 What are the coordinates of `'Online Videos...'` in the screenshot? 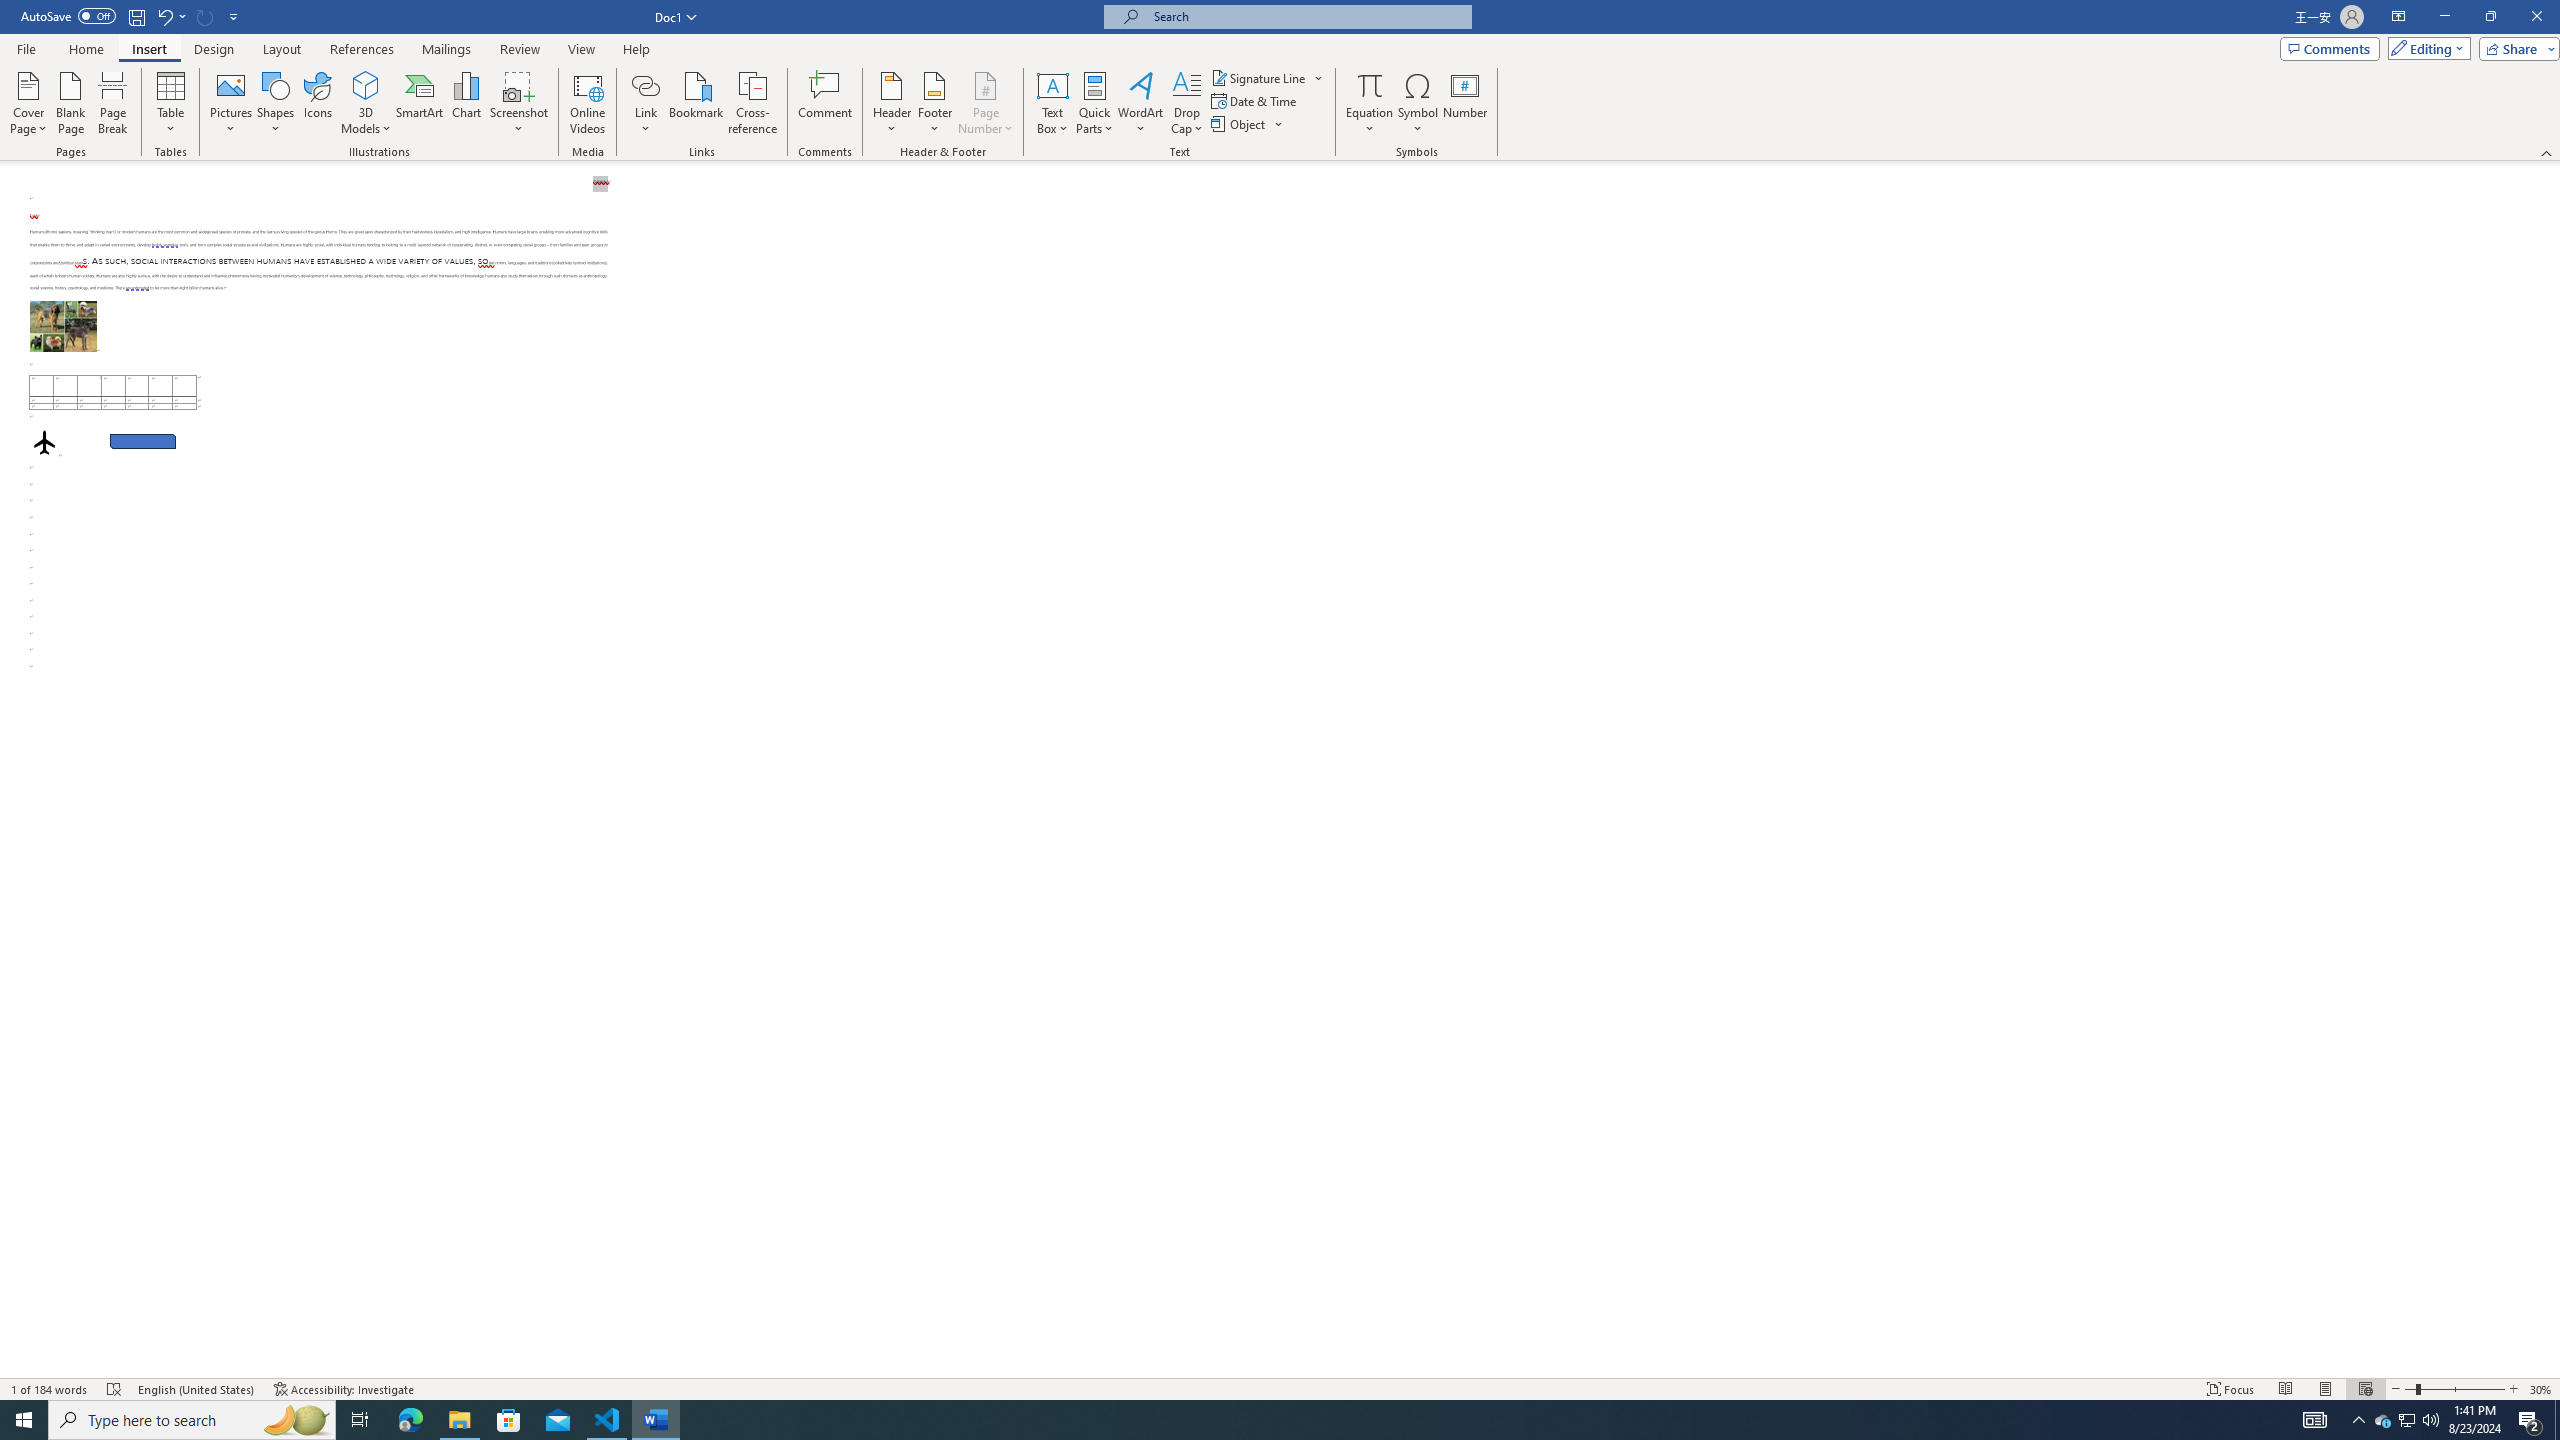 It's located at (587, 103).